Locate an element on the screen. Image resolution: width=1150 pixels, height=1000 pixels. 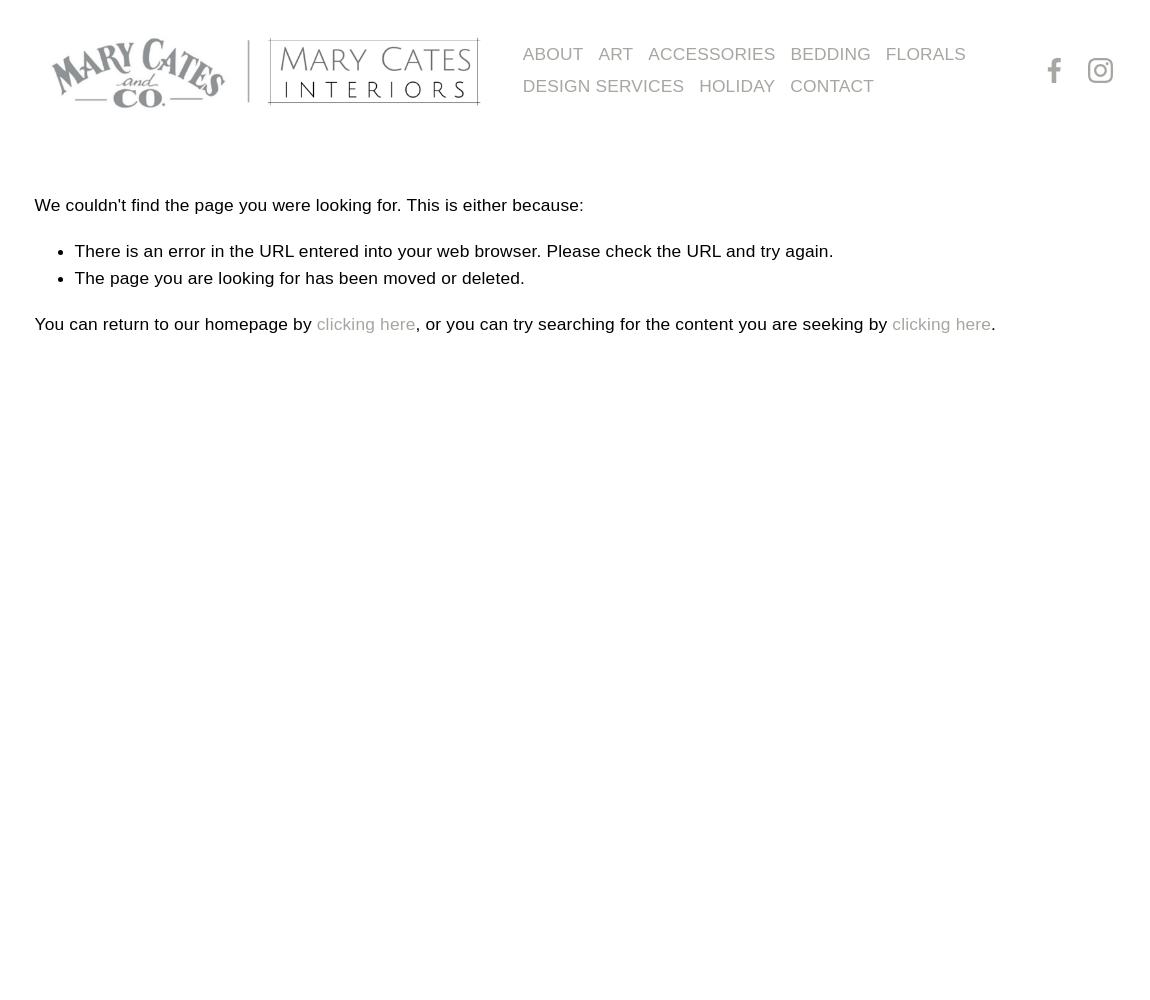
'The page you are looking for has been moved or deleted.' is located at coordinates (299, 278).